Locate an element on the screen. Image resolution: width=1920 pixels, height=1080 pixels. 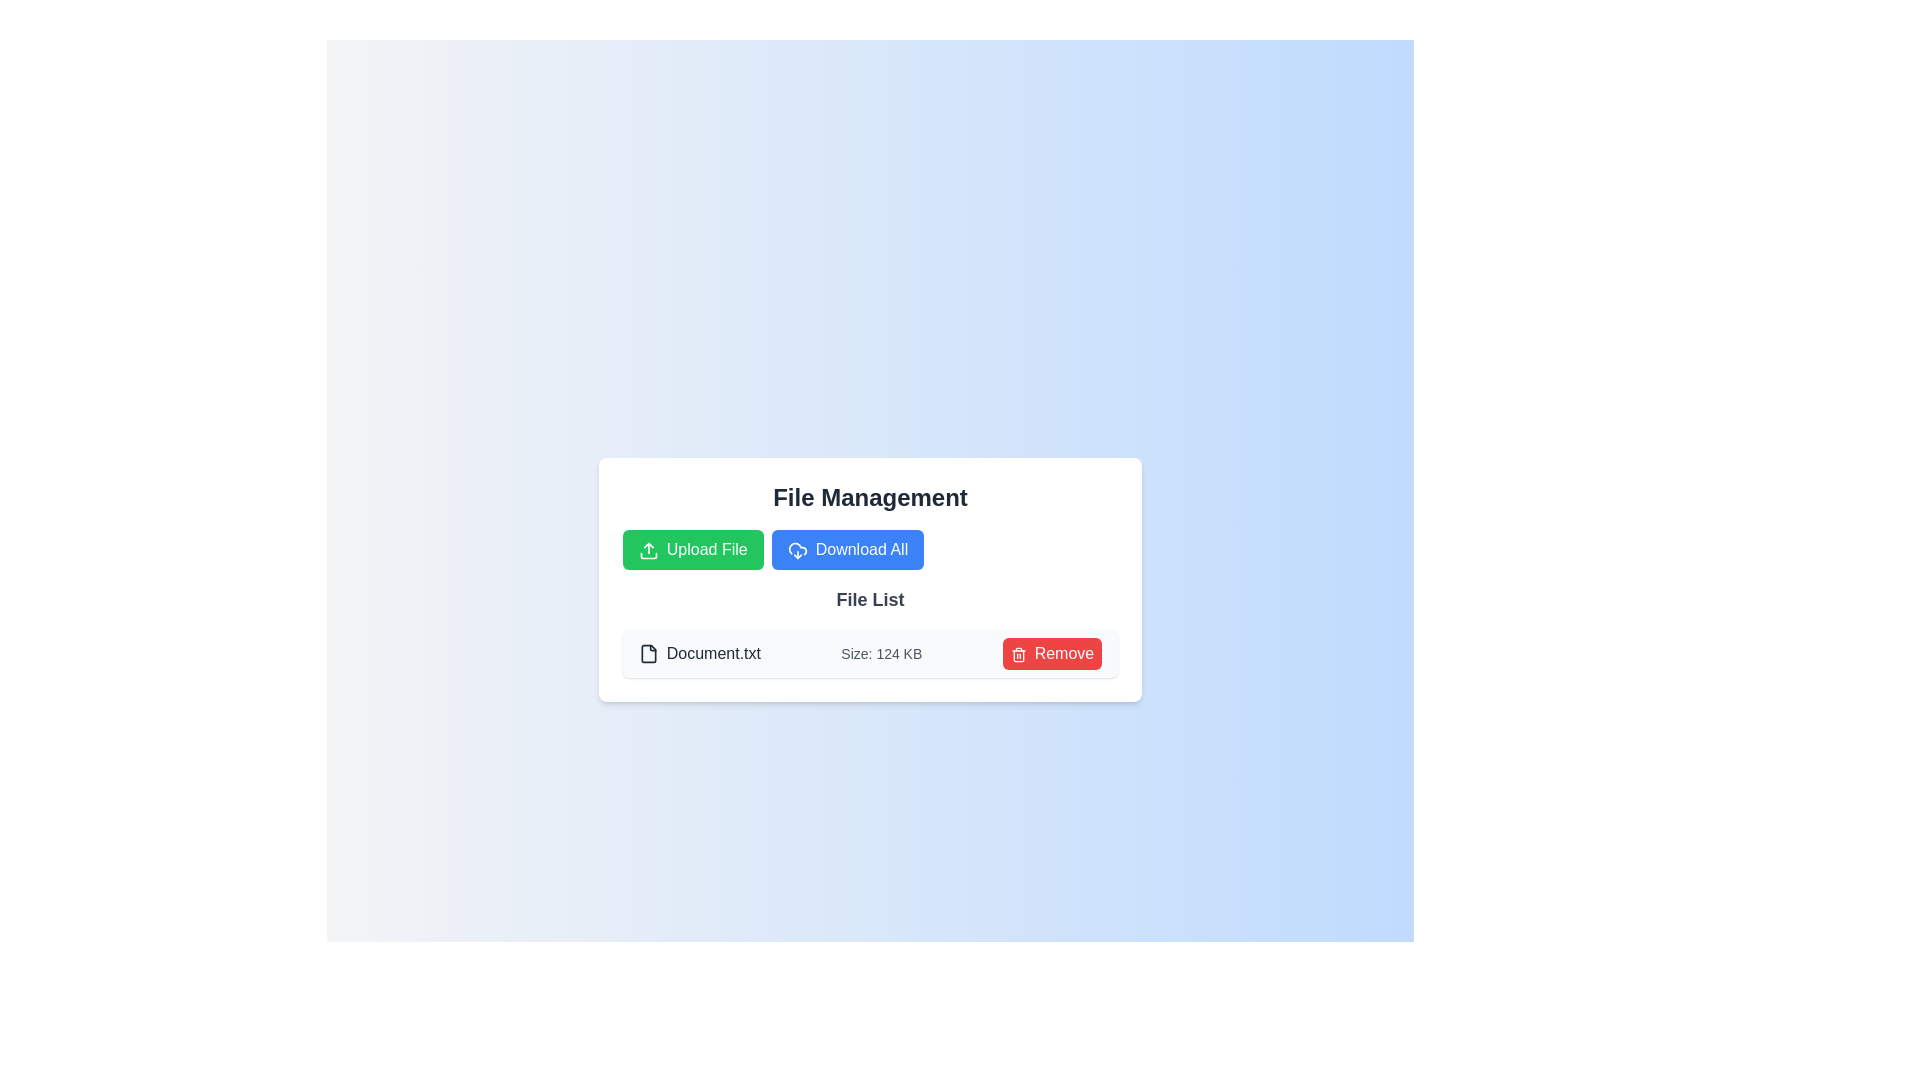
the file upload button located in the top-left corner of the File Management panel is located at coordinates (693, 550).